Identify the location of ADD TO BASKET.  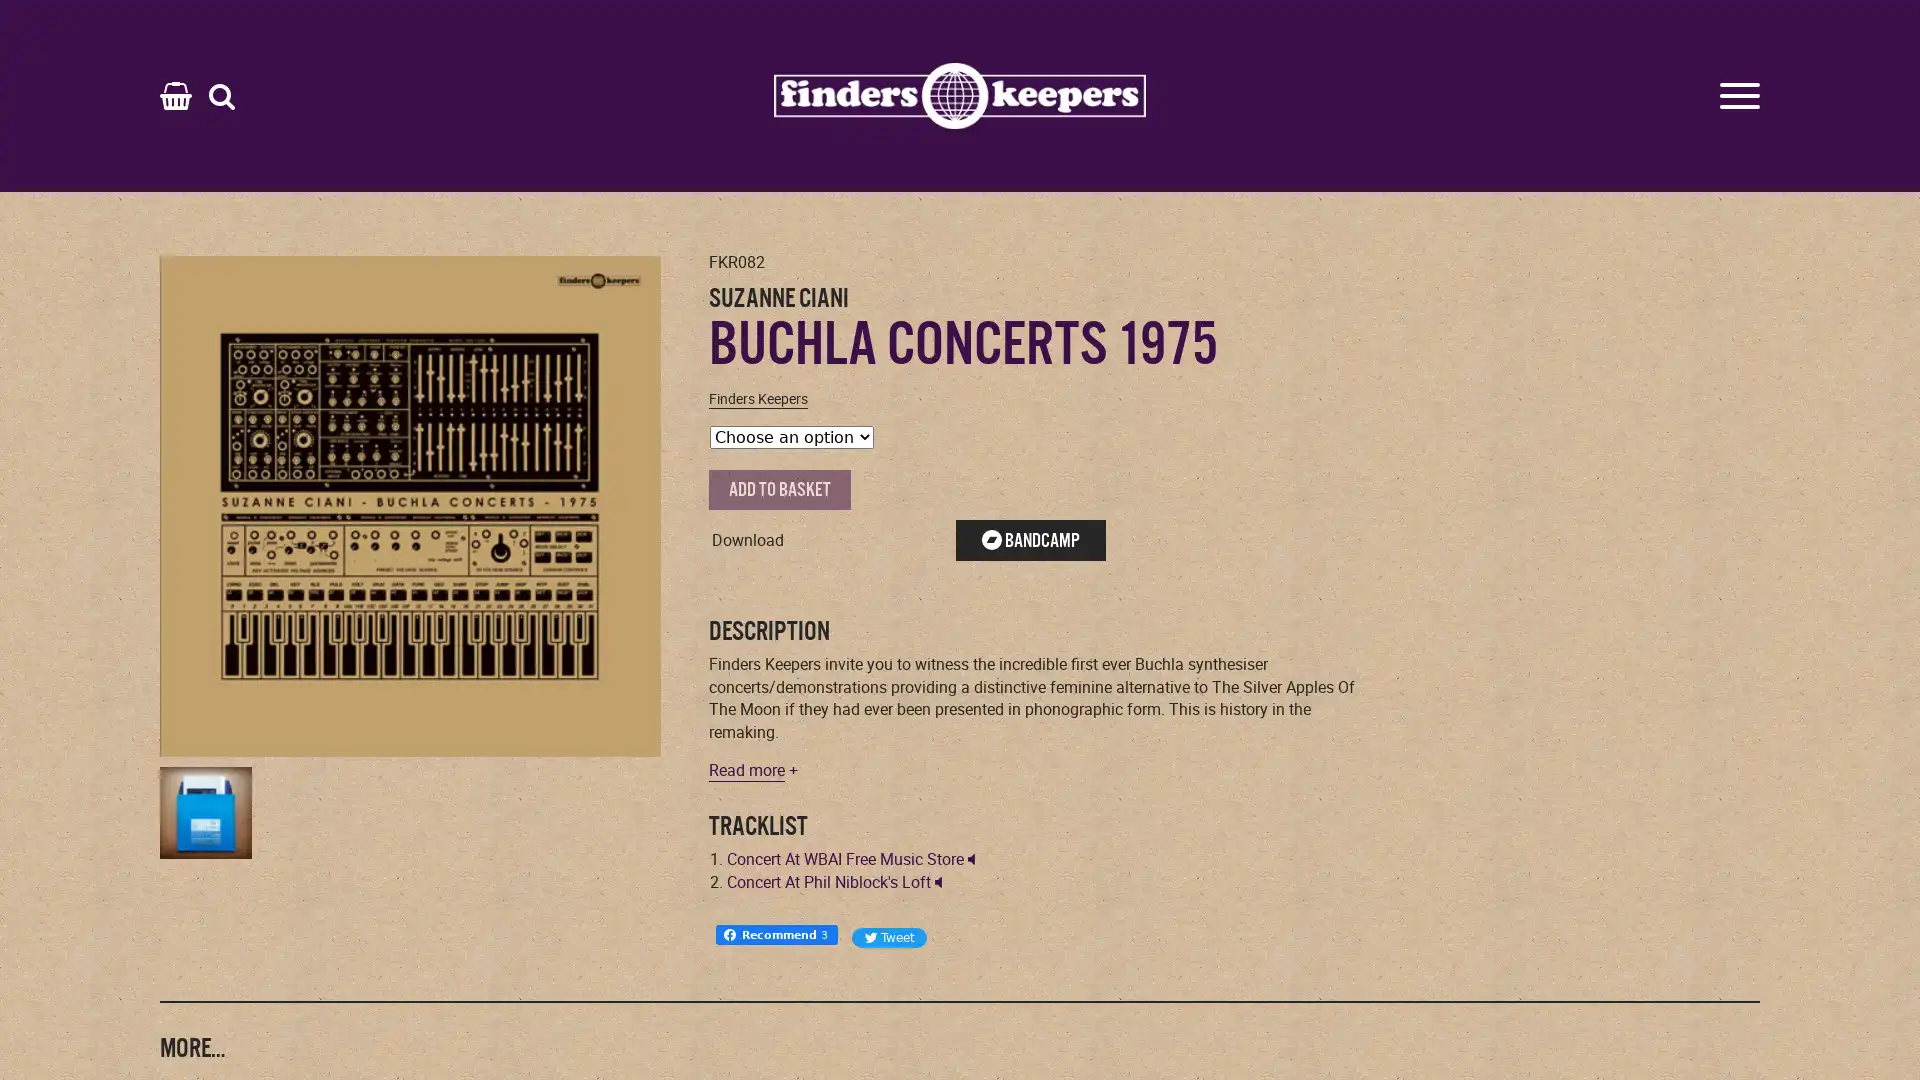
(778, 489).